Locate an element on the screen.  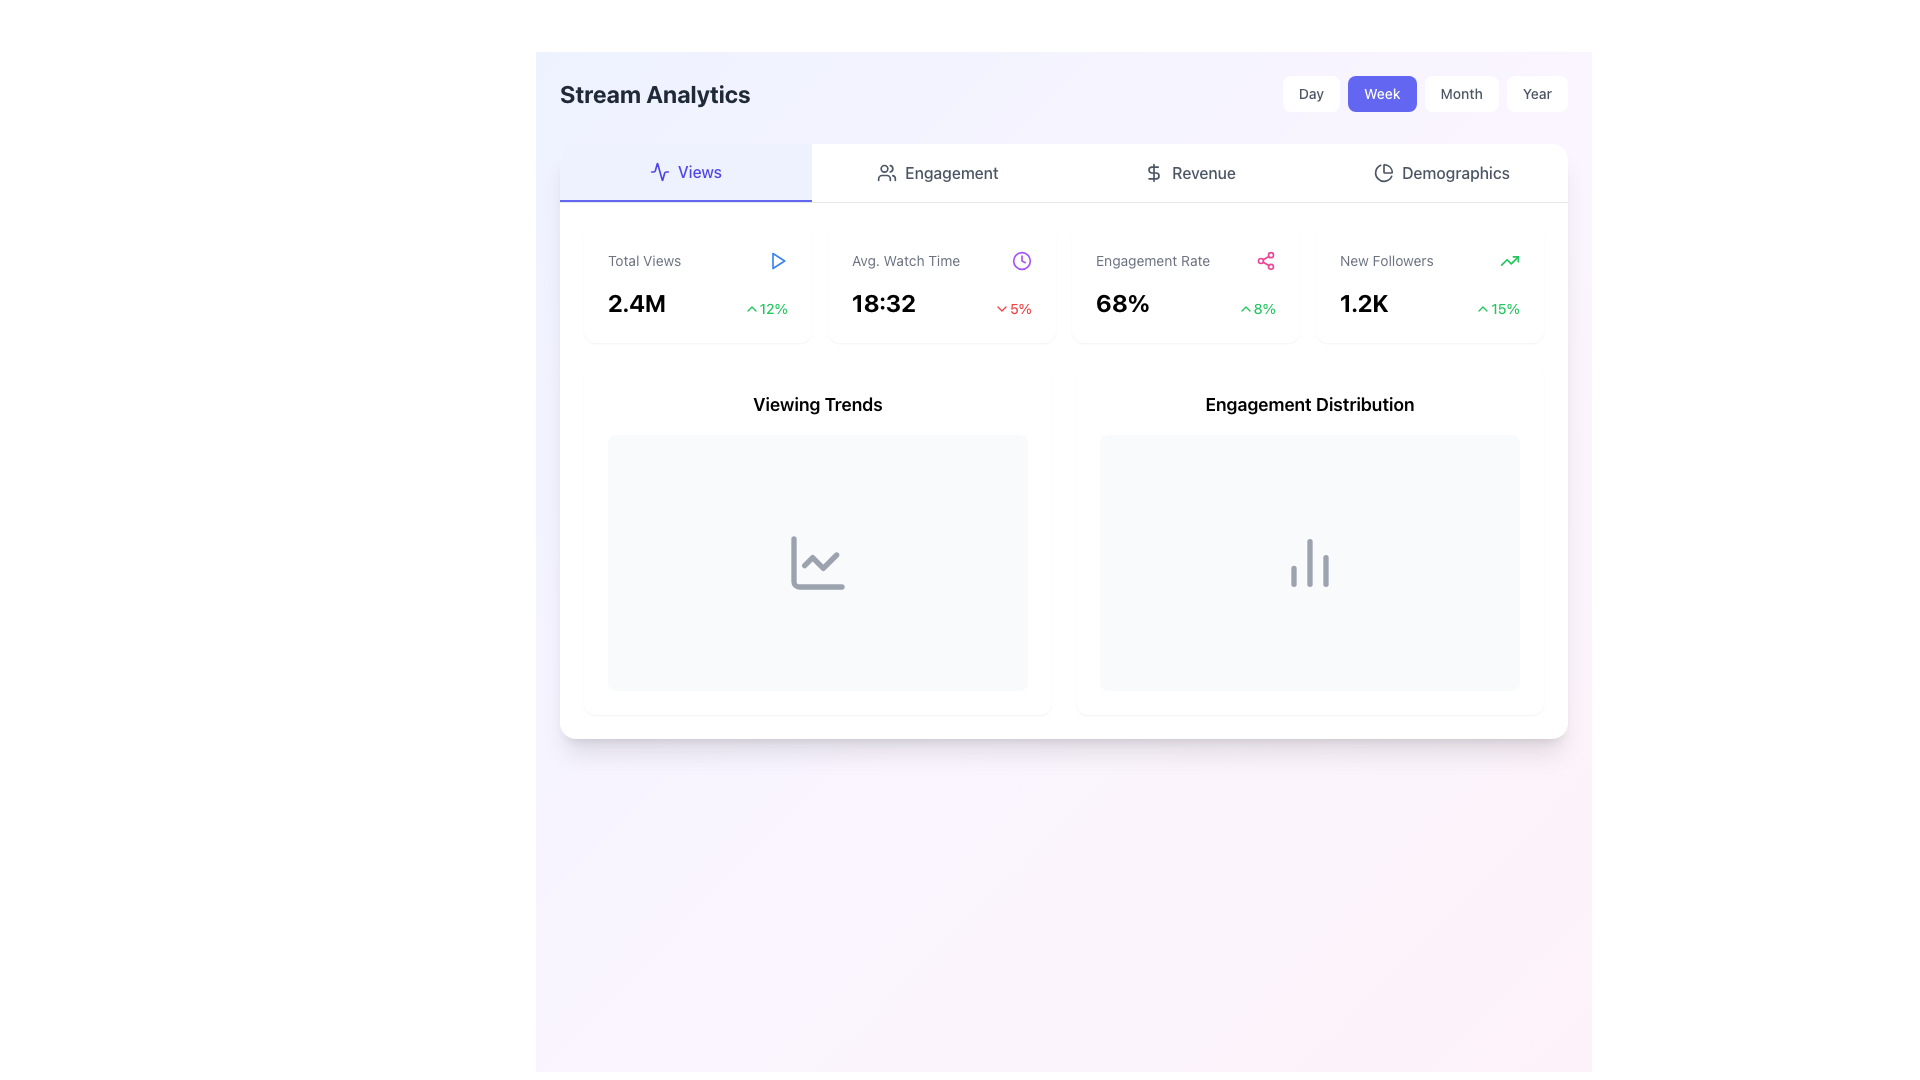
the SVG share icon located near the top center of the display, next to the engagement rate text '68%', which is represented by three connected pink circles forming a triangular shape is located at coordinates (1265, 260).